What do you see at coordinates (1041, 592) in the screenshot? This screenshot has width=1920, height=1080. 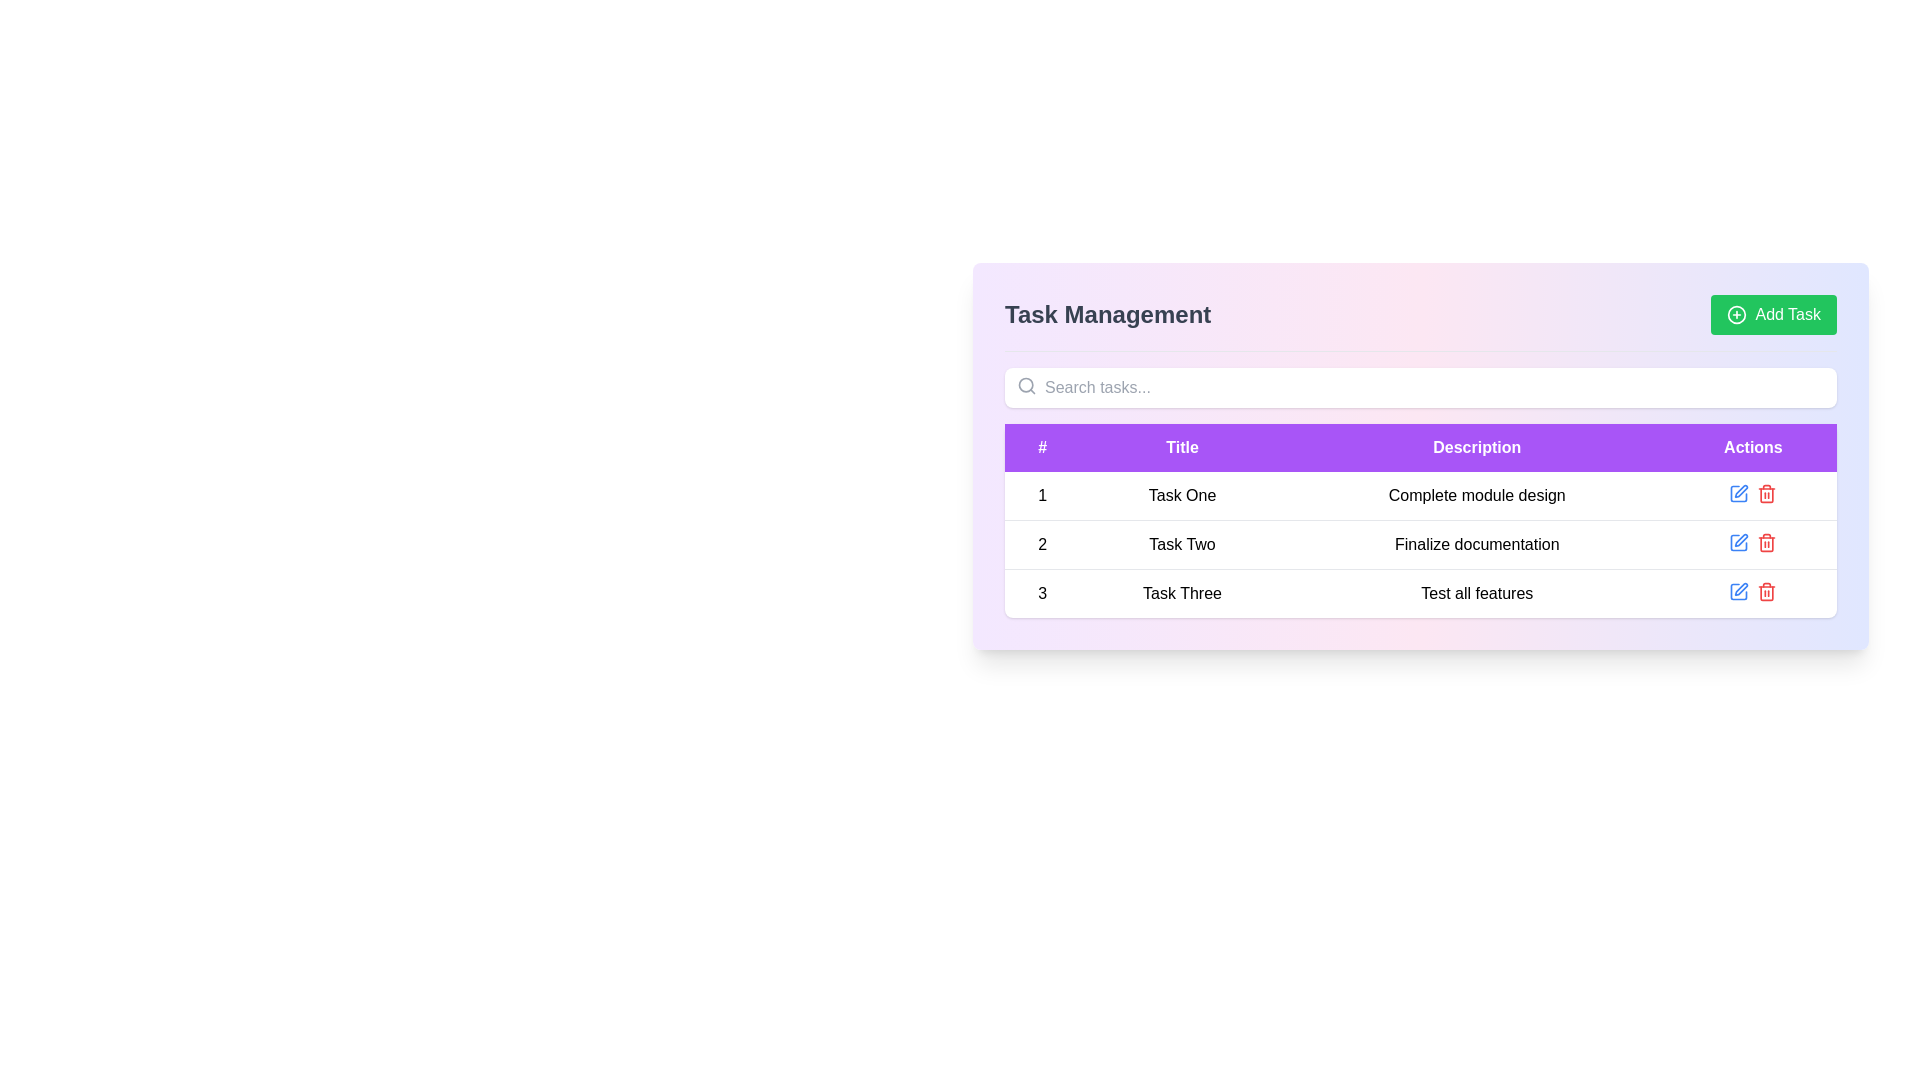 I see `the table cell in the last row under the '#' column, which represents the task number and is adjacent to 'Task Three' and 'Test all features'` at bounding box center [1041, 592].